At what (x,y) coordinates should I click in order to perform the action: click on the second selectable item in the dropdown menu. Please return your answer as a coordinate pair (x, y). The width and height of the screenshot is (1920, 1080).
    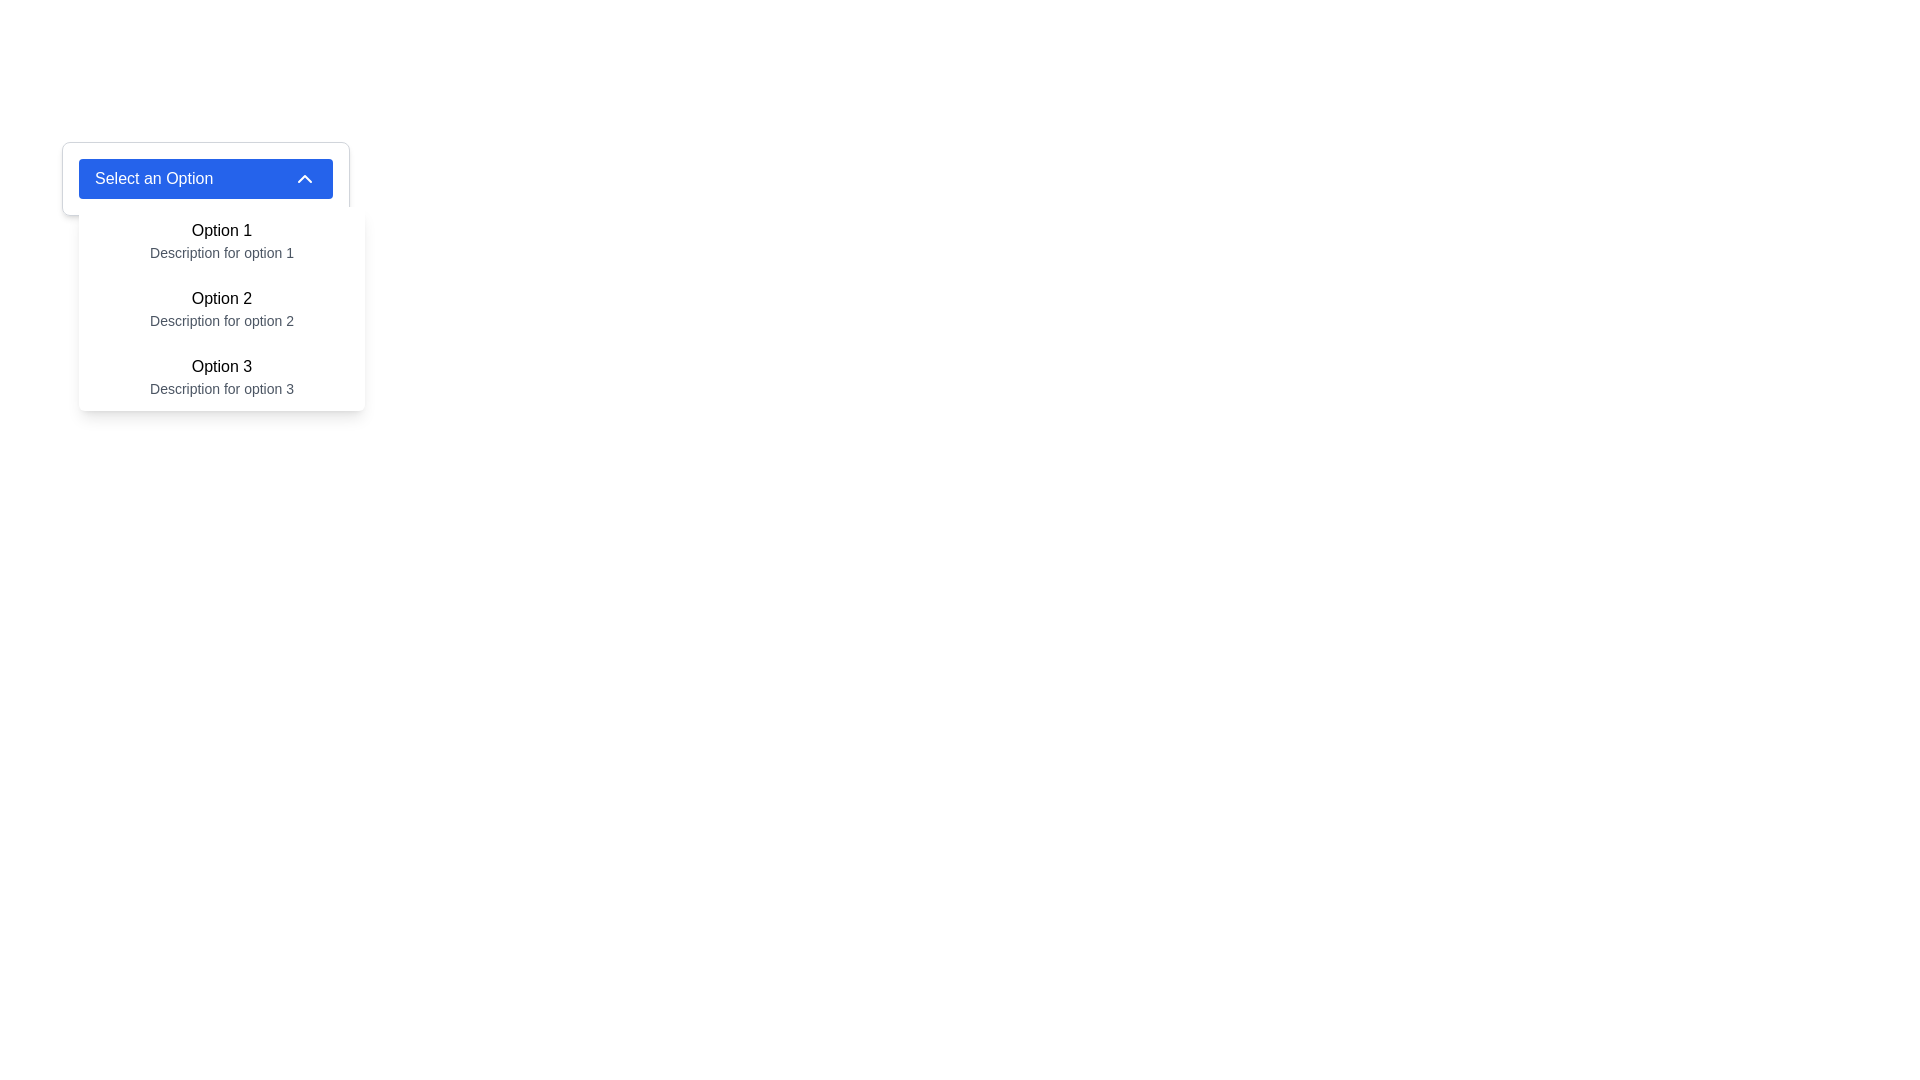
    Looking at the image, I should click on (221, 308).